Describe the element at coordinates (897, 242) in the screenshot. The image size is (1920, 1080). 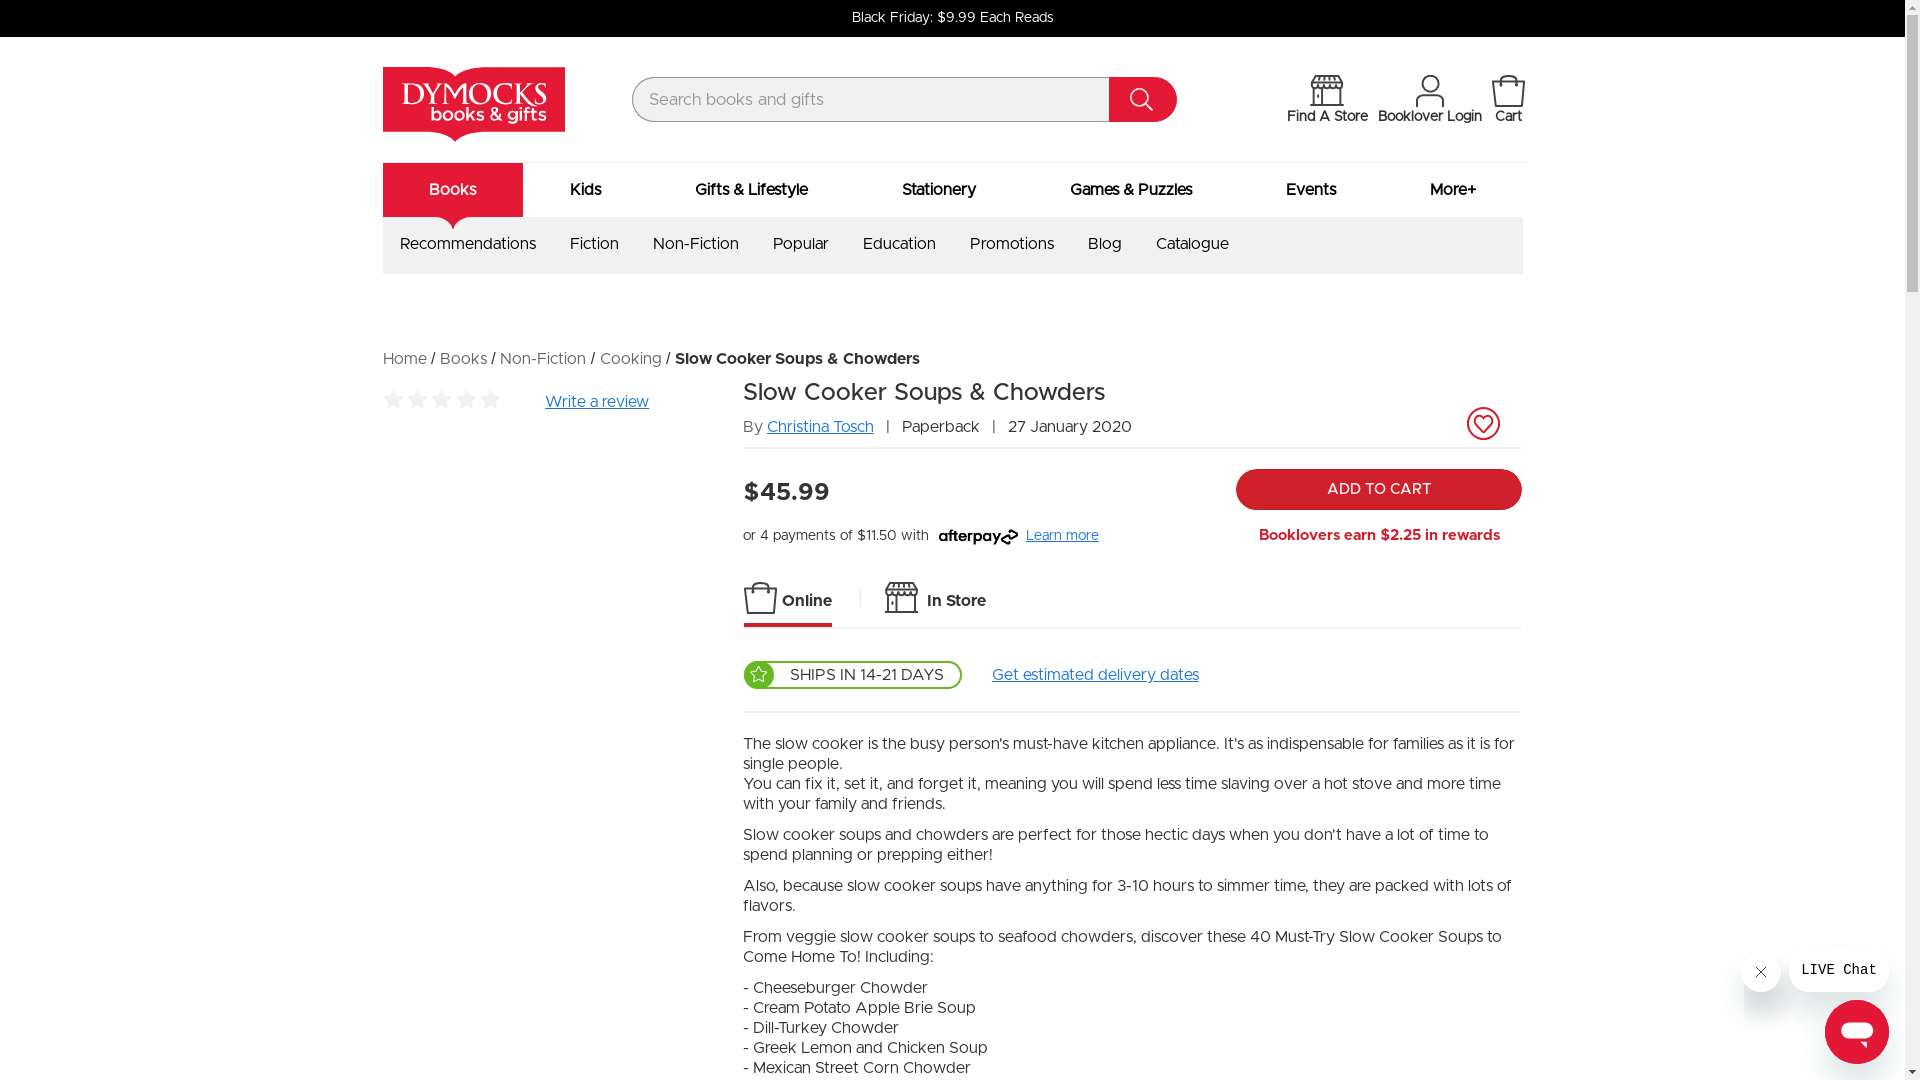
I see `'Education'` at that location.